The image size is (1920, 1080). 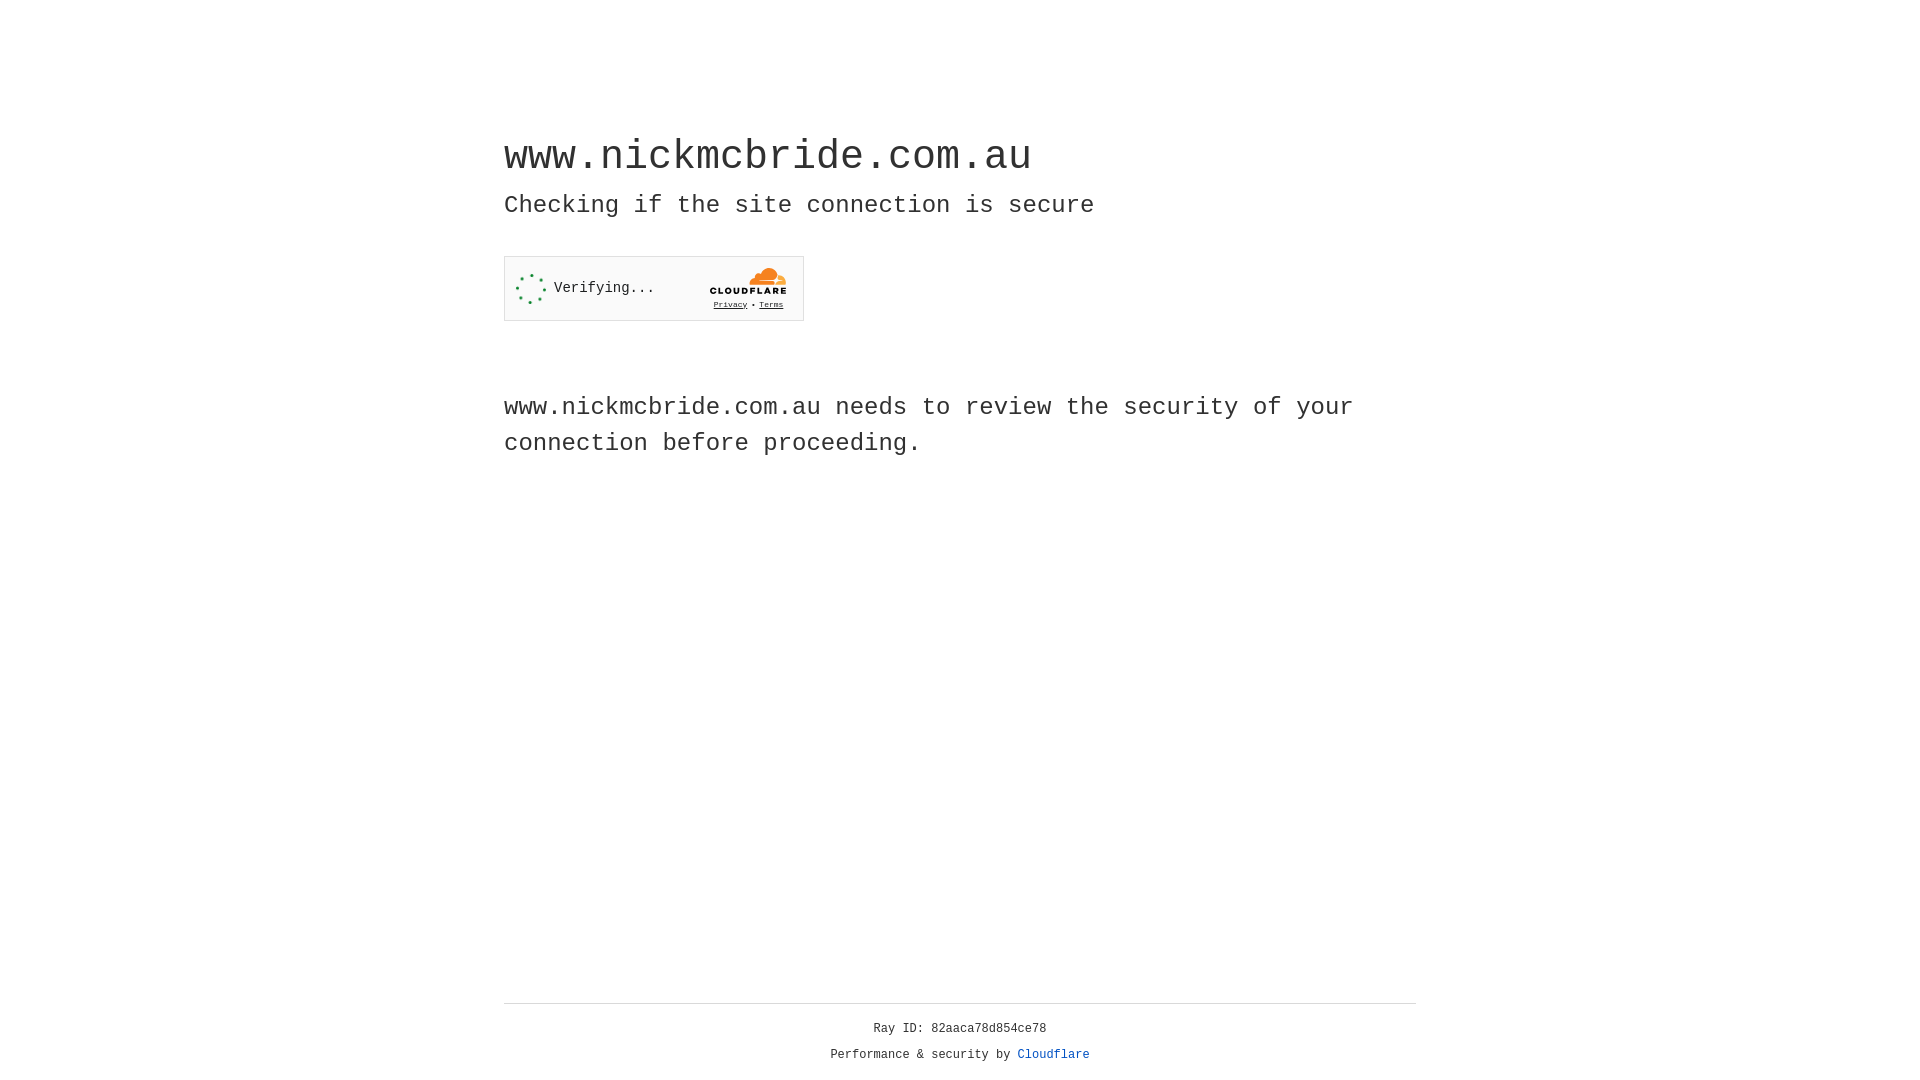 What do you see at coordinates (1053, 1054) in the screenshot?
I see `'Cloudflare'` at bounding box center [1053, 1054].